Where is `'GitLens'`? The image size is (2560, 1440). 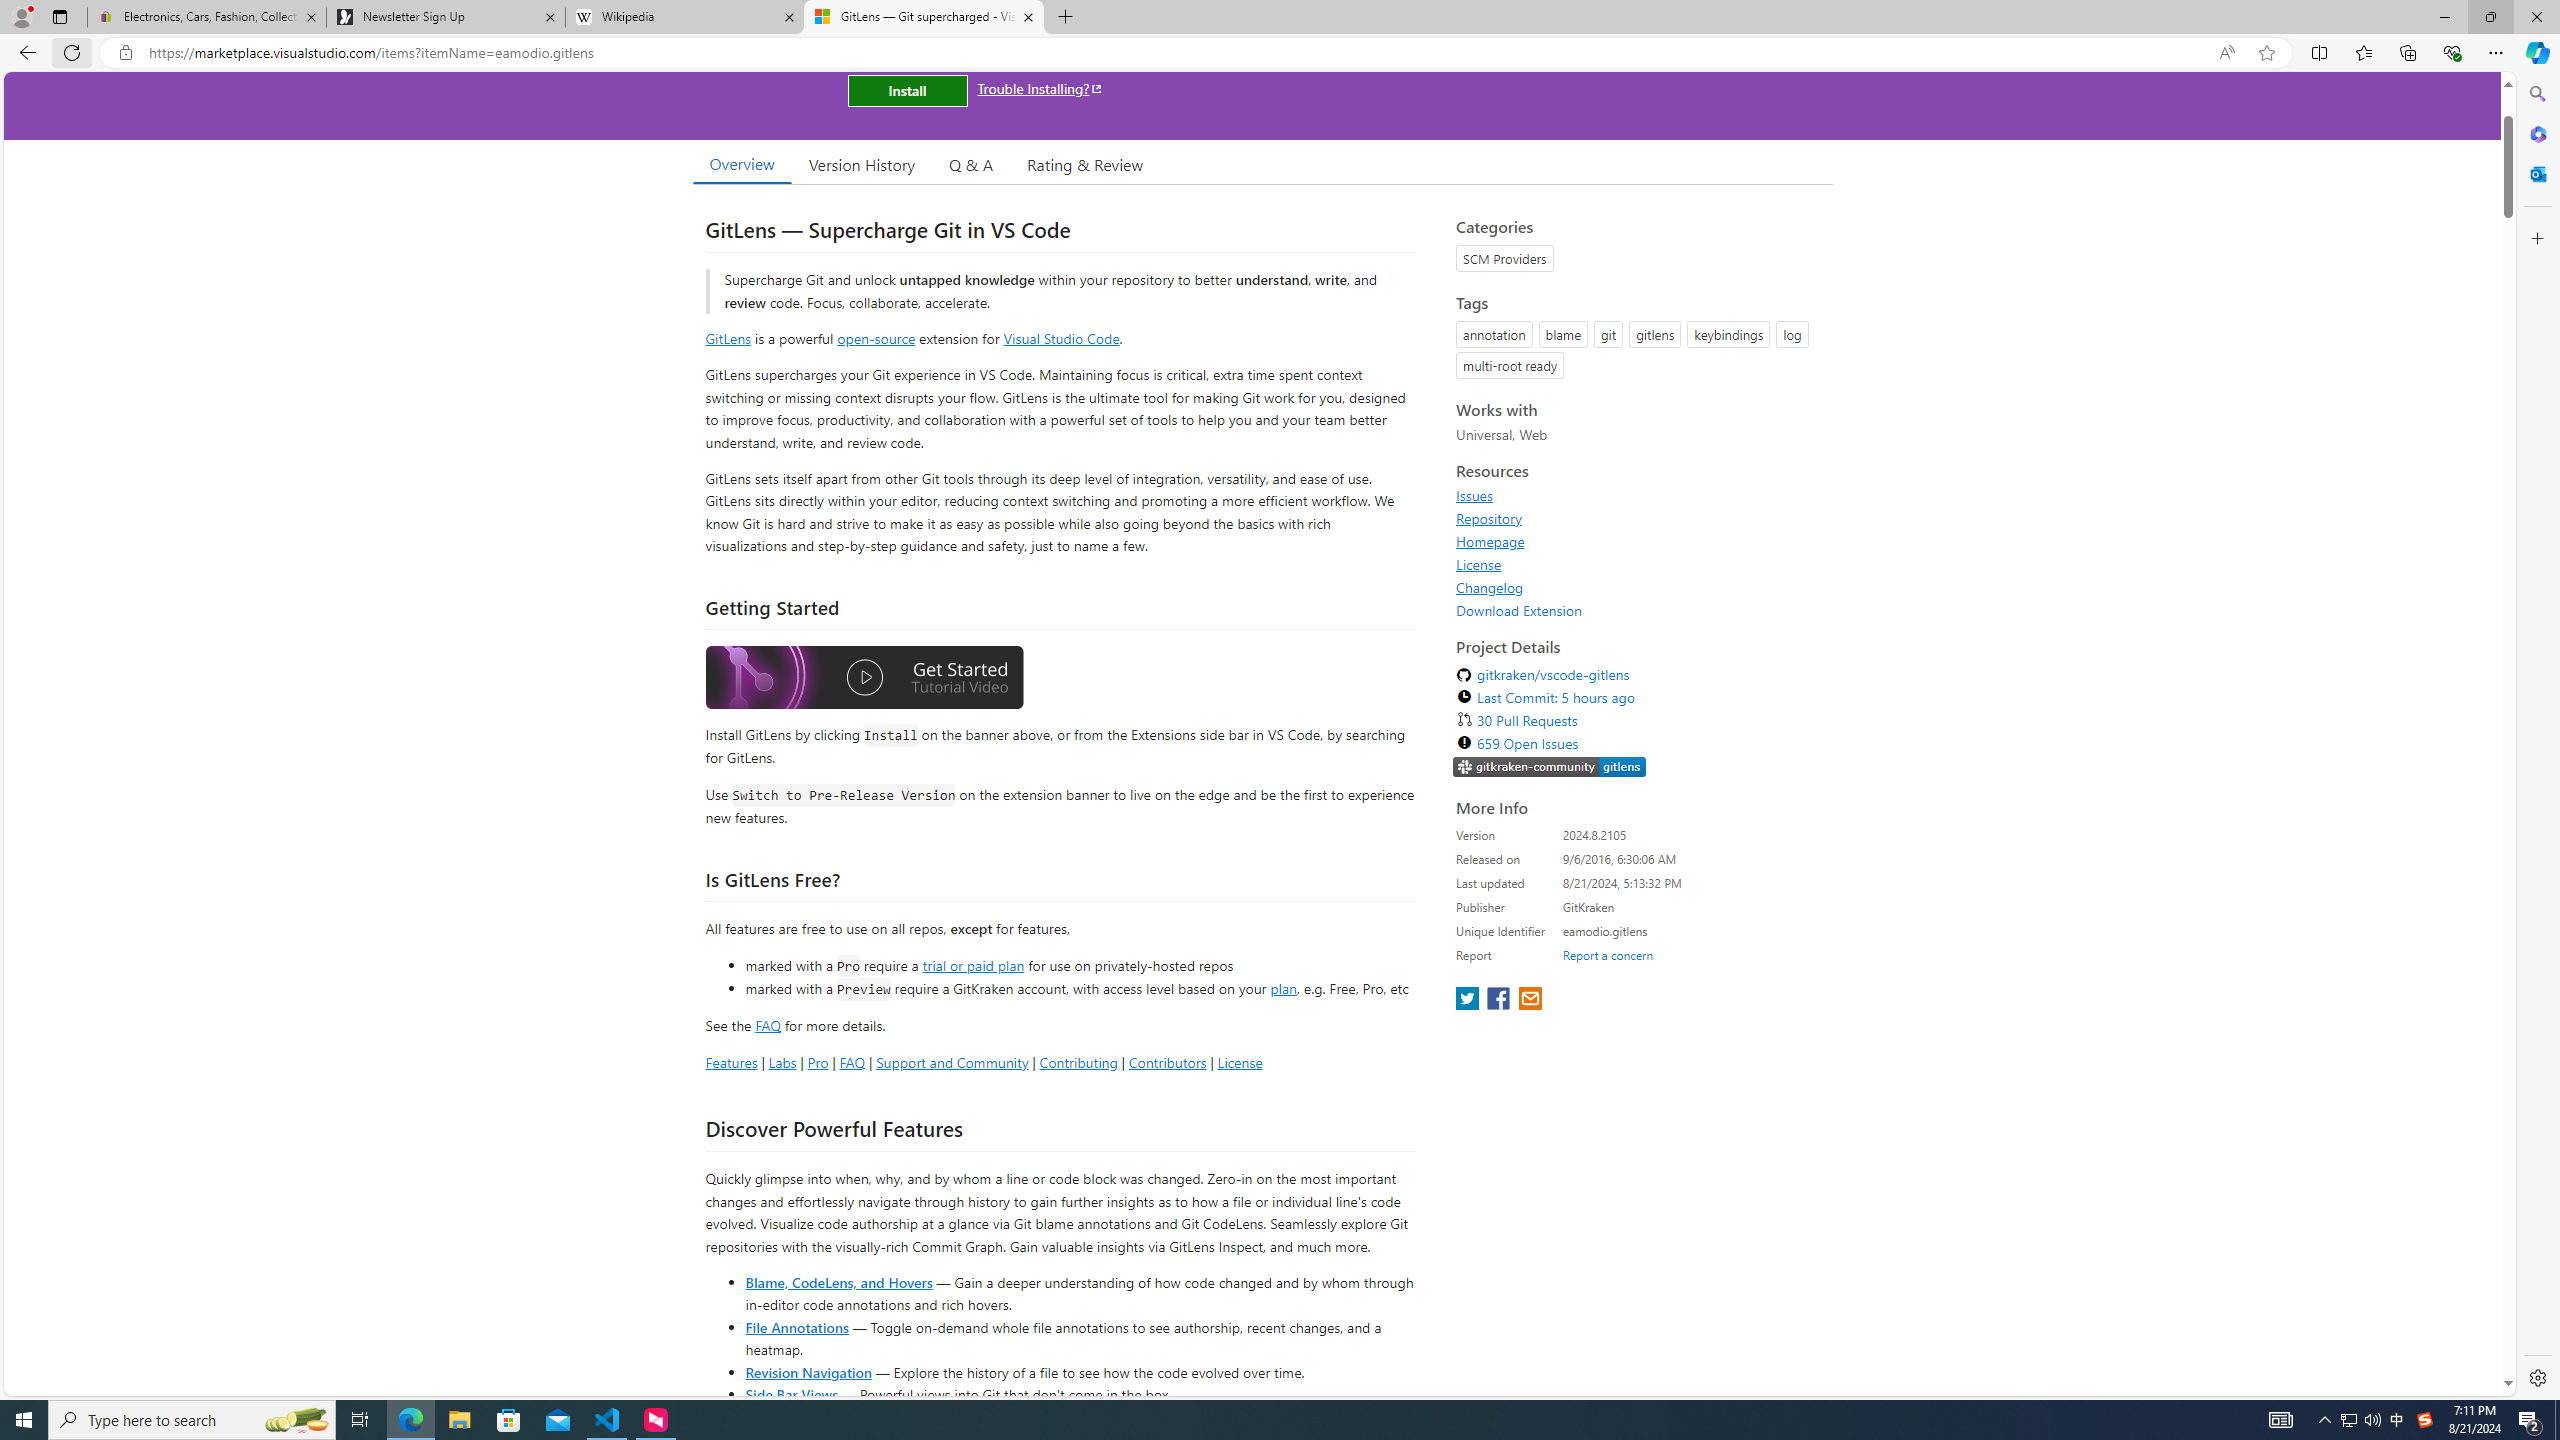 'GitLens' is located at coordinates (727, 337).